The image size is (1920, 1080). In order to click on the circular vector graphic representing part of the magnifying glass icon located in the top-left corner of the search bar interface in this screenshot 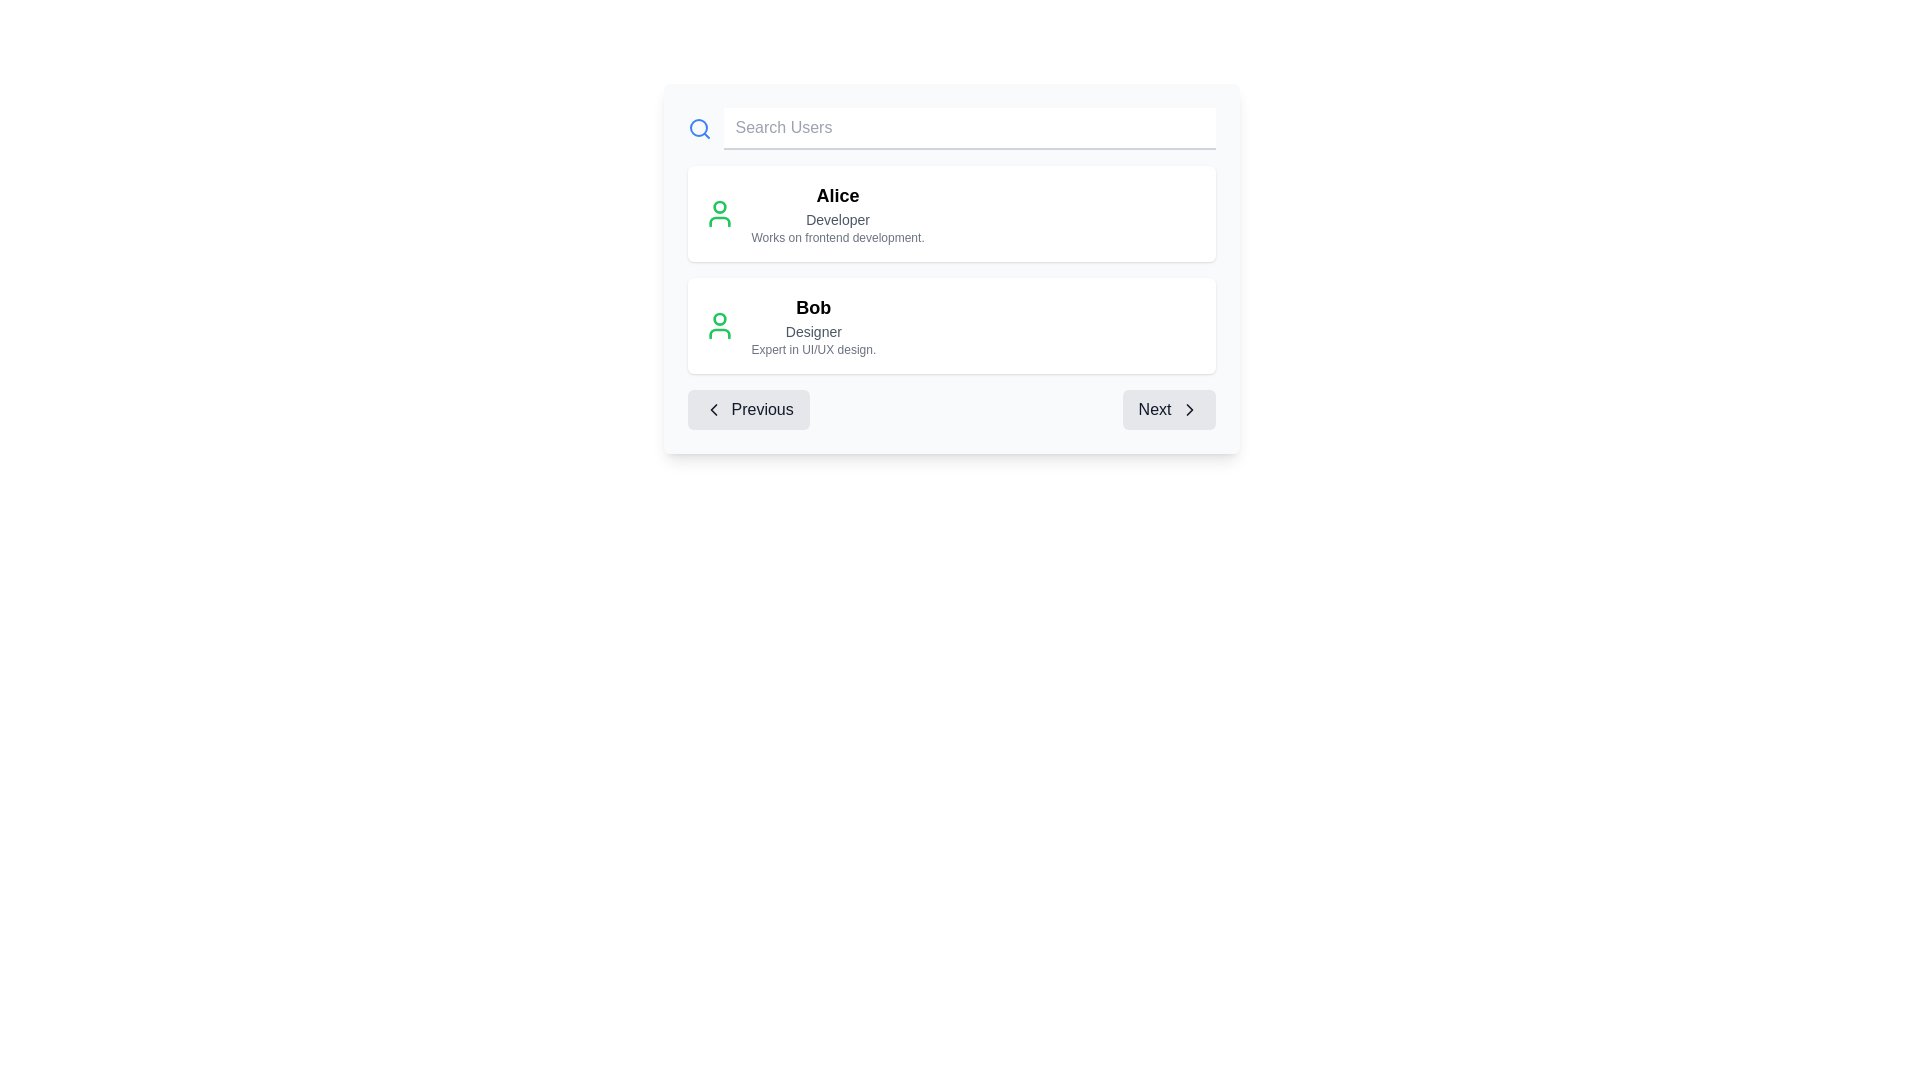, I will do `click(698, 127)`.